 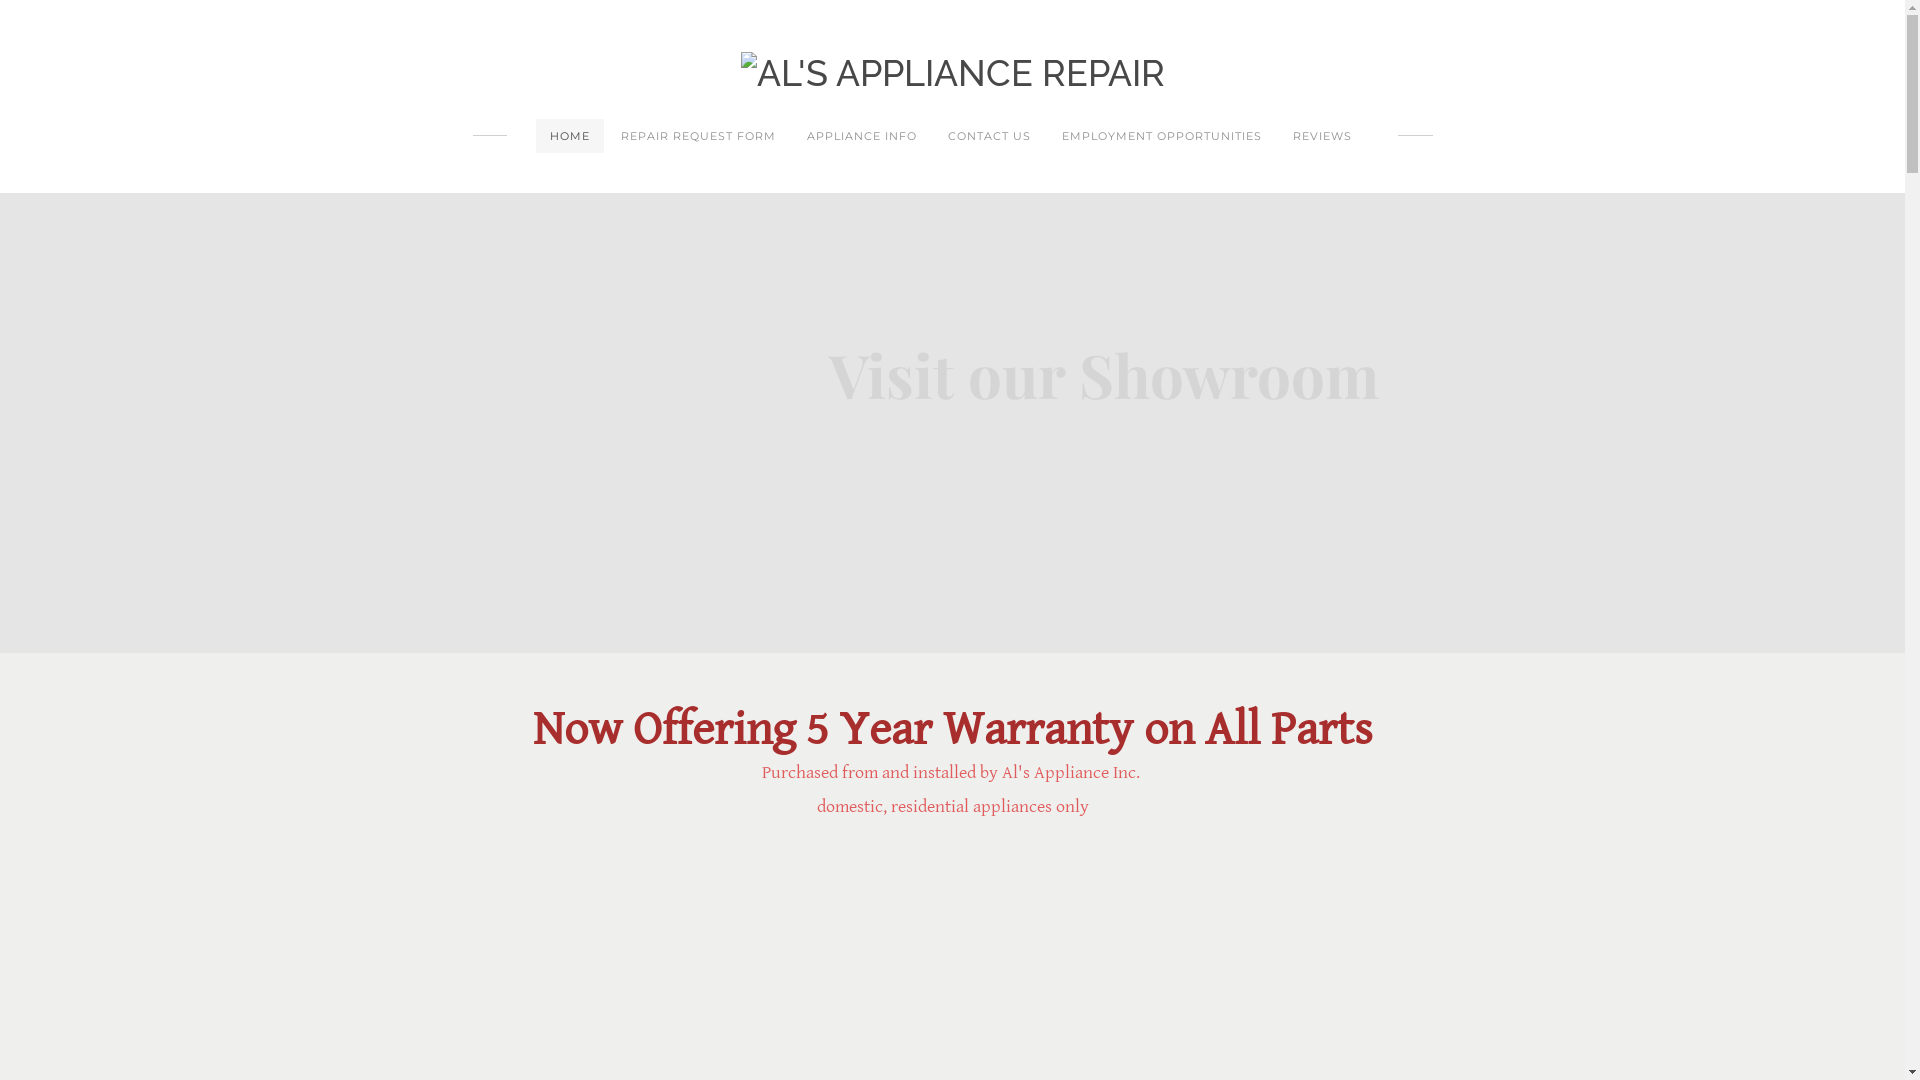 What do you see at coordinates (989, 135) in the screenshot?
I see `'CONTACT US'` at bounding box center [989, 135].